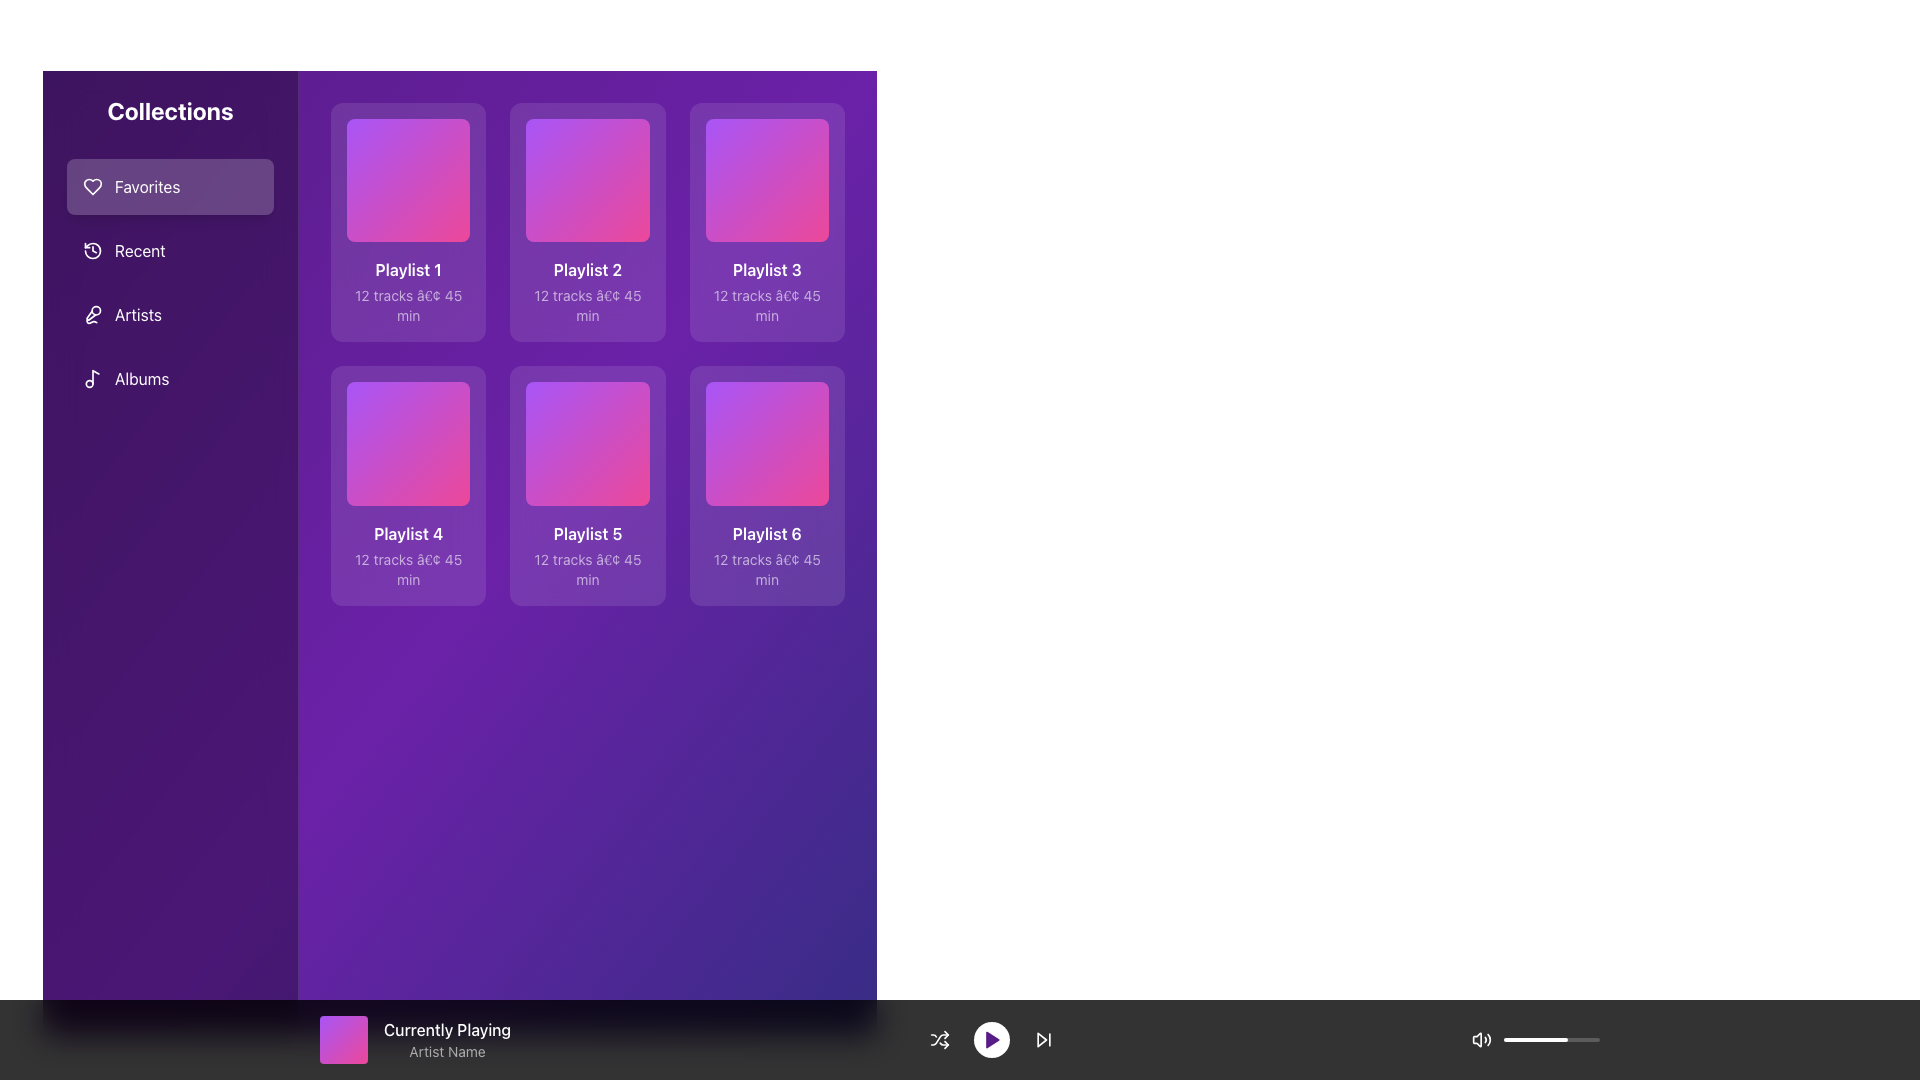 The height and width of the screenshot is (1080, 1920). Describe the element at coordinates (586, 532) in the screenshot. I see `text label that serves as a title for the playlist card, specifically the third text label in the second row of the grid layout for 'Playlist 5'` at that location.